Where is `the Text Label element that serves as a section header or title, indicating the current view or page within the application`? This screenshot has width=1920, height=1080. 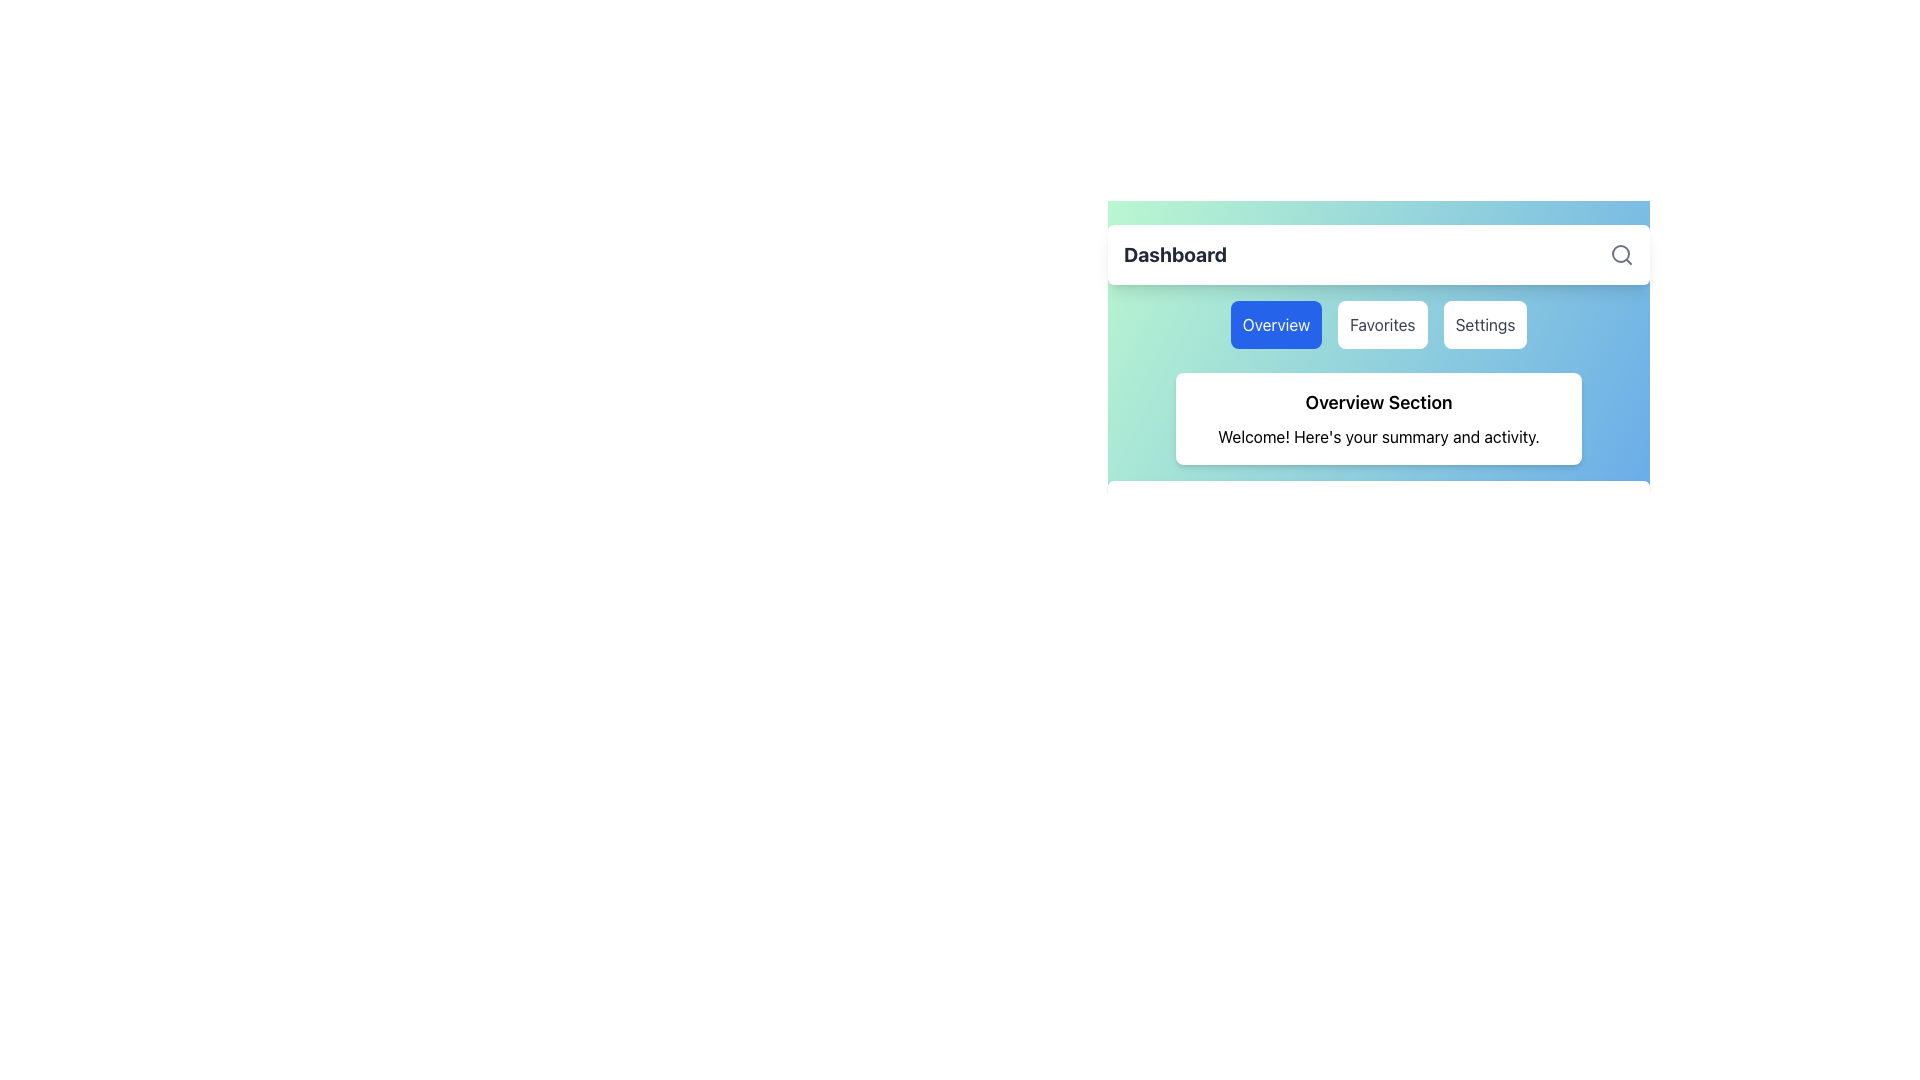 the Text Label element that serves as a section header or title, indicating the current view or page within the application is located at coordinates (1175, 253).